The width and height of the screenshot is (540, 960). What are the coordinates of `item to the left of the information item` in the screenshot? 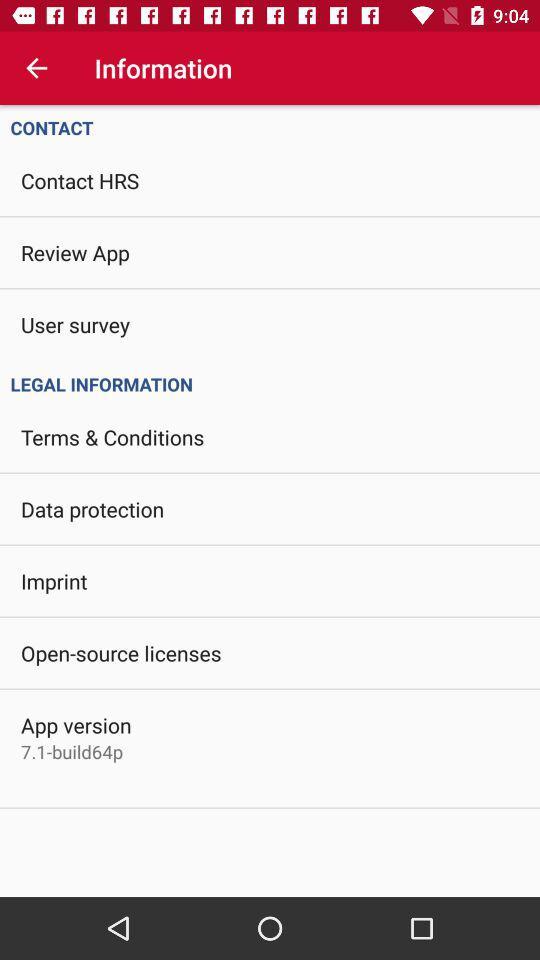 It's located at (36, 68).